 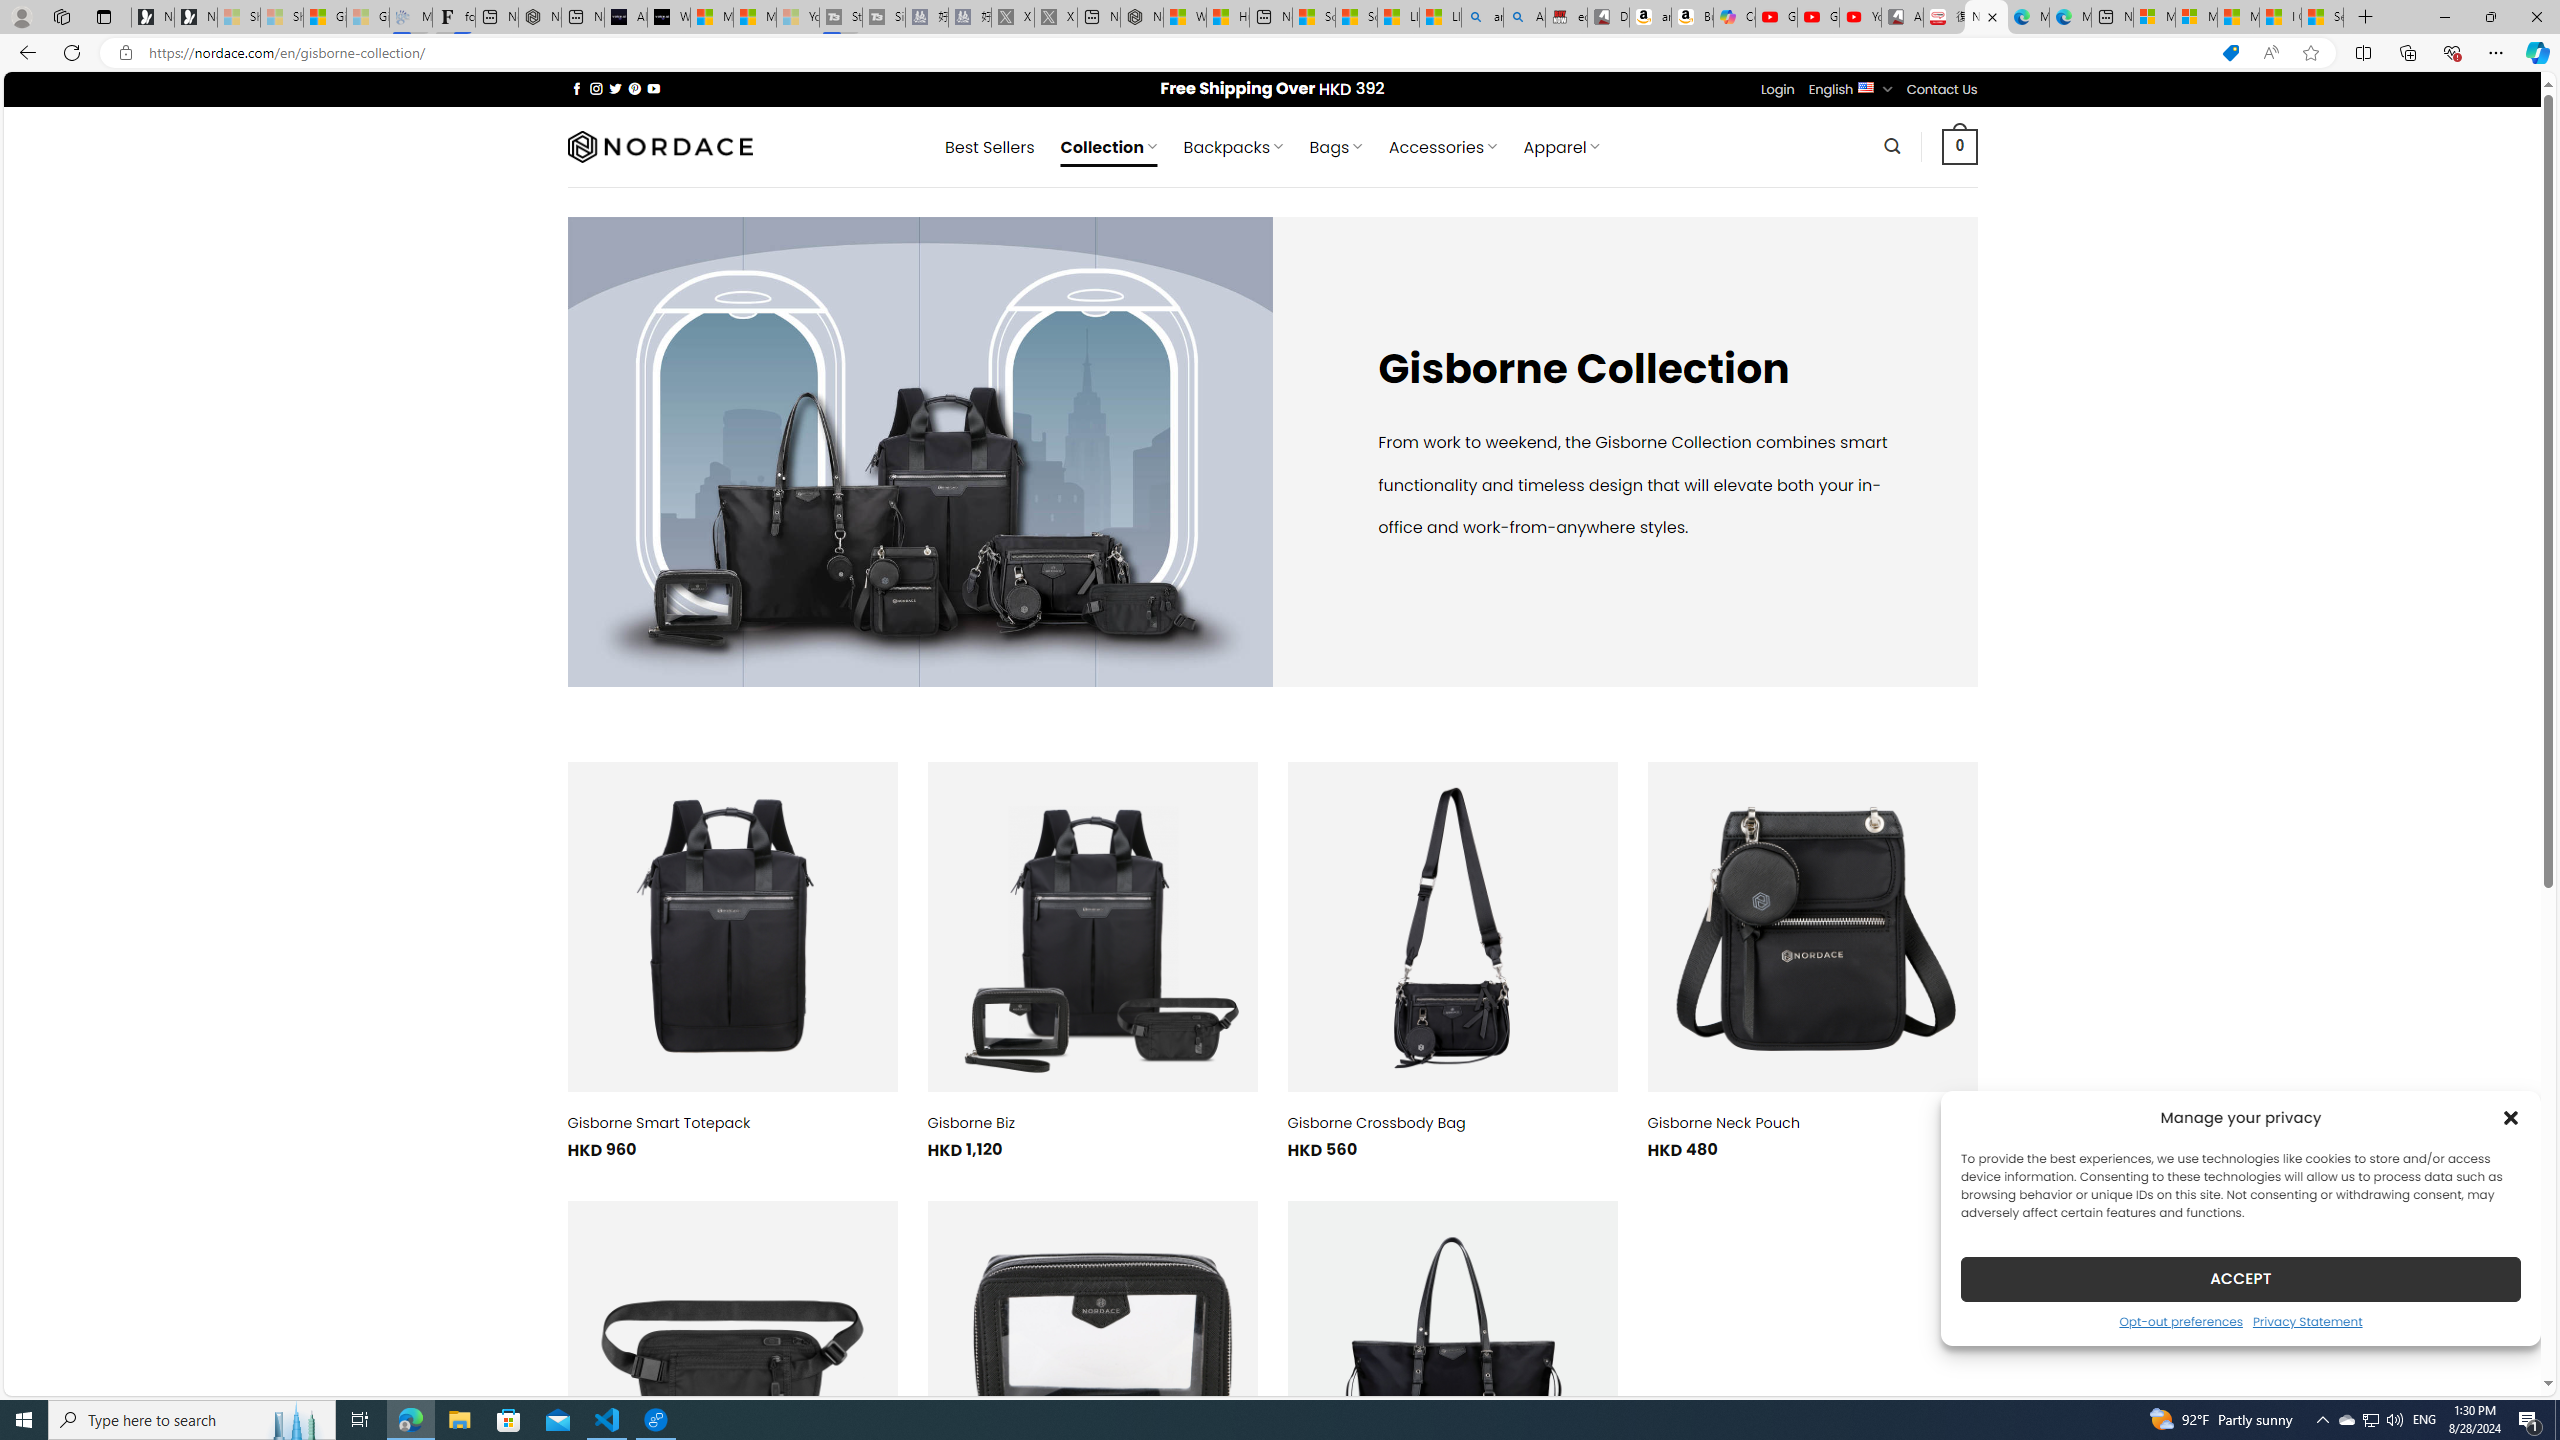 What do you see at coordinates (624, 16) in the screenshot?
I see `'AI Voice Changer for PC and Mac - Voice.ai'` at bounding box center [624, 16].